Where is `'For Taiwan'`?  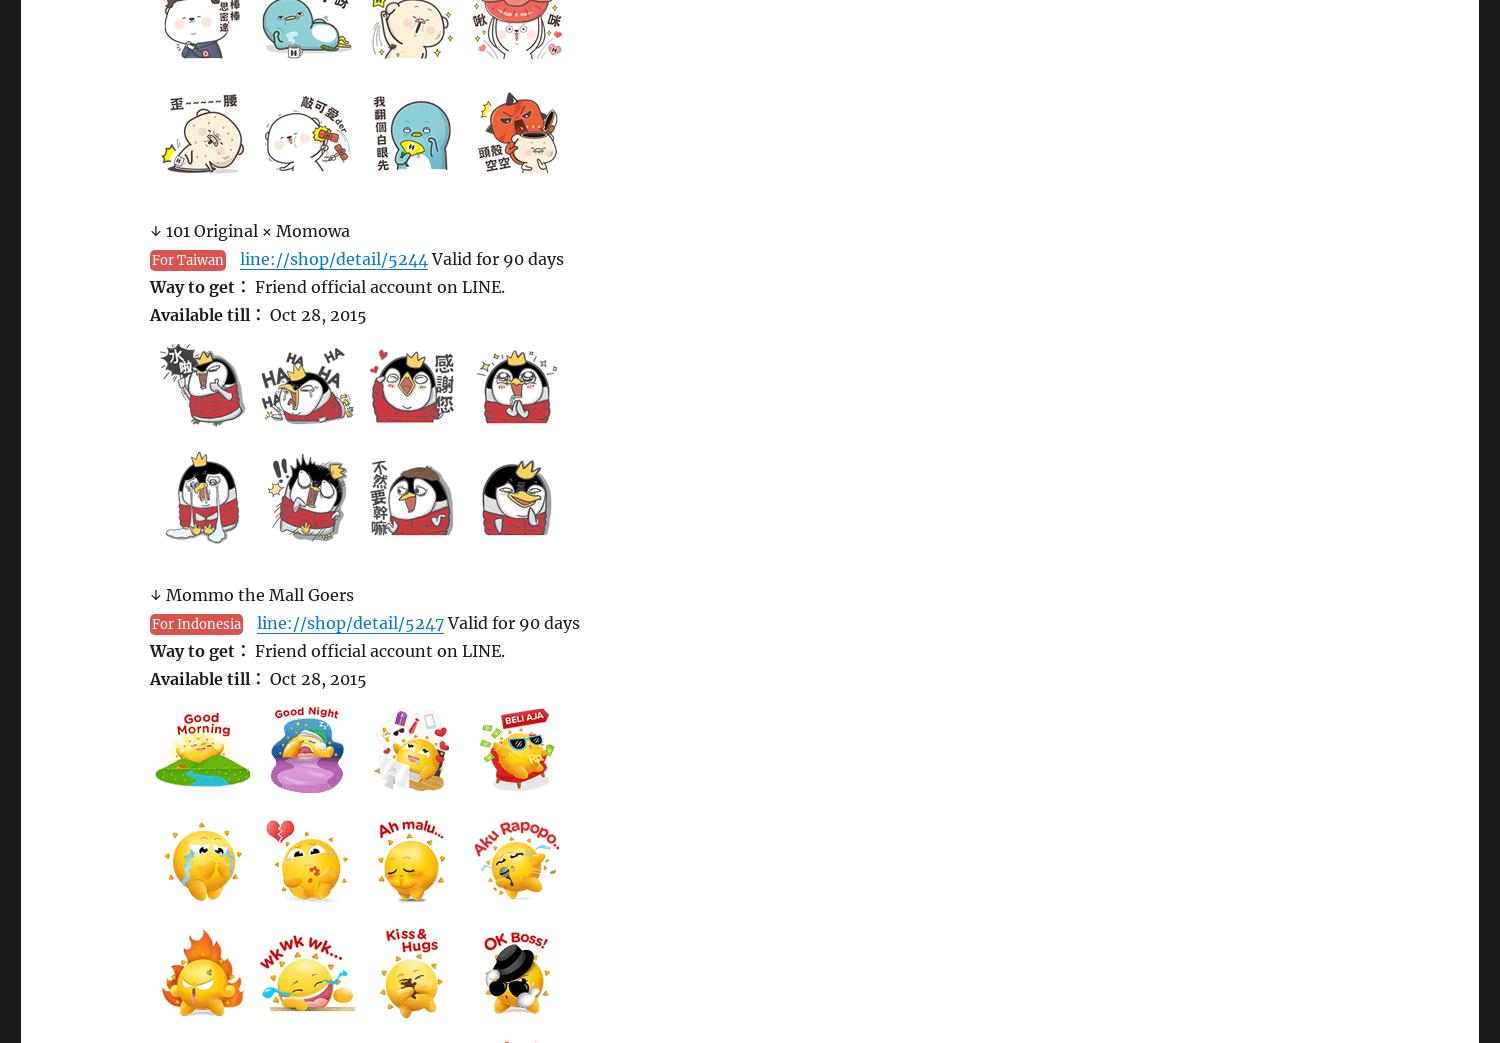 'For Taiwan' is located at coordinates (187, 260).